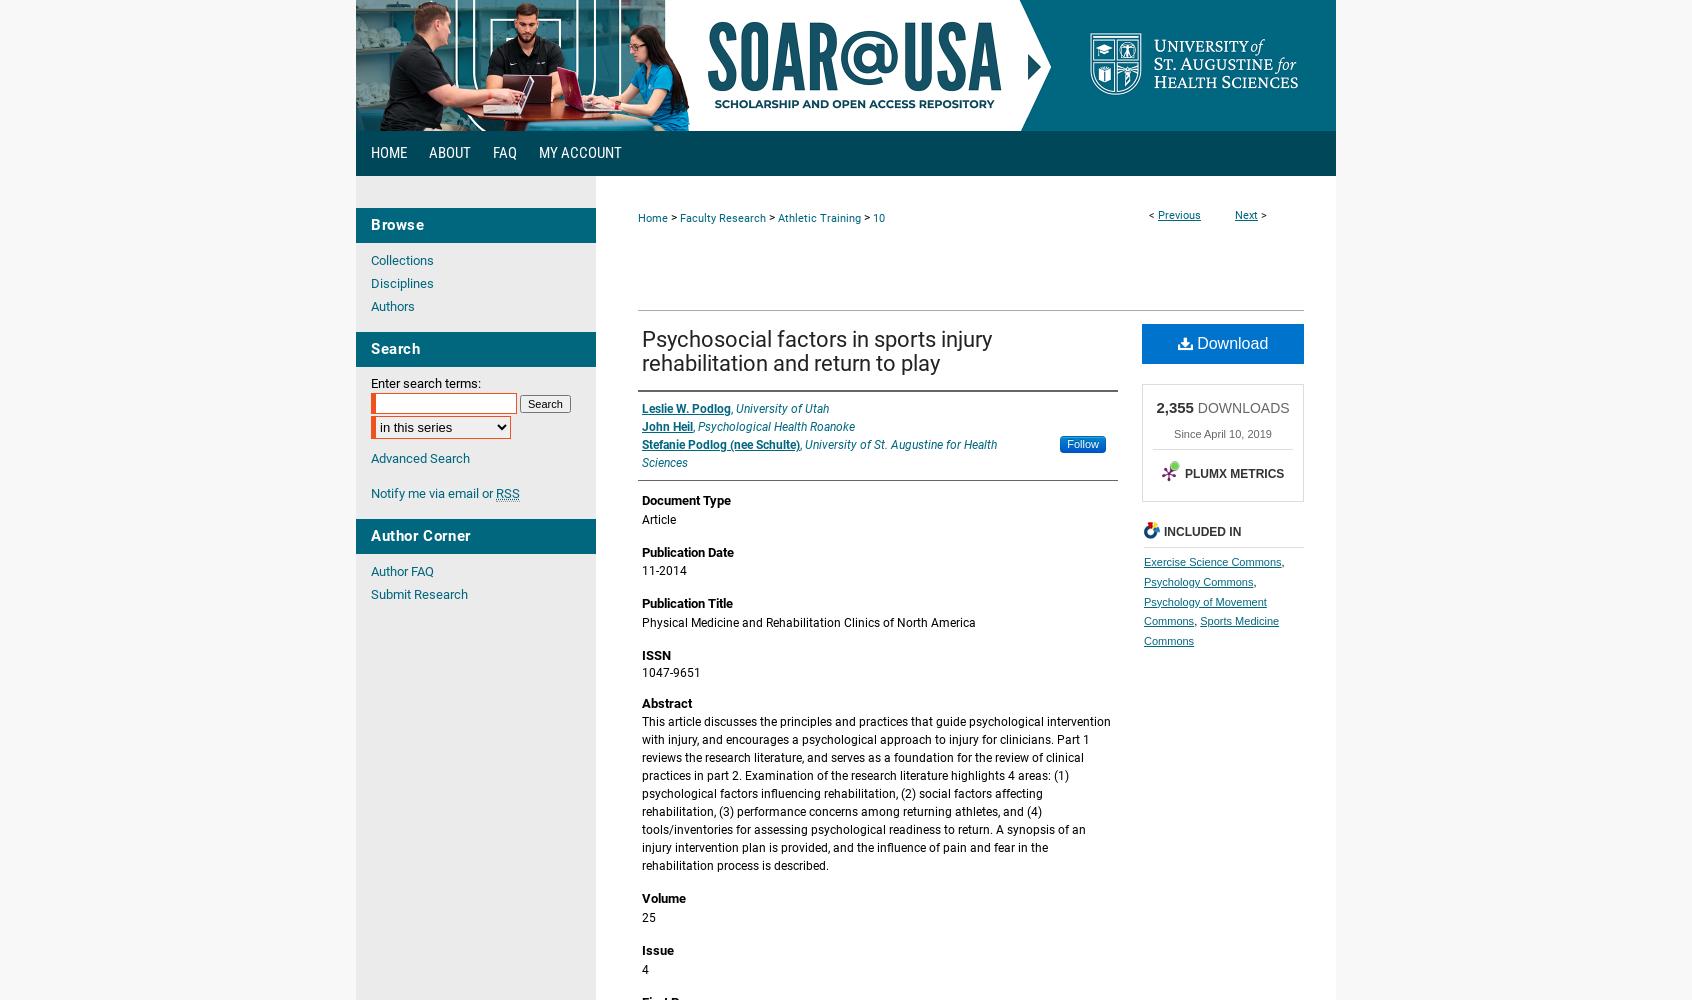 The height and width of the screenshot is (1000, 1692). I want to click on 'This article discusses the principles and practices that guide psychological intervention with injury, and encourages a psychological approach to injury for clinicians. Part 1 reviews the research literature, and serves as a foundation for the review of clinical practices in part 2. Examination of the research literature highlights 4 areas: (1) psychological factors influencing rehabilitation, (2) social factors affecting rehabilitation, (3) performance concerns among returning athletes, and (4) tools/inventories for assessing psychological readiness to return. A synopsis of an injury intervention plan is provided, and the influence of pain and fear in the rehabilitation process is described.', so click(875, 794).